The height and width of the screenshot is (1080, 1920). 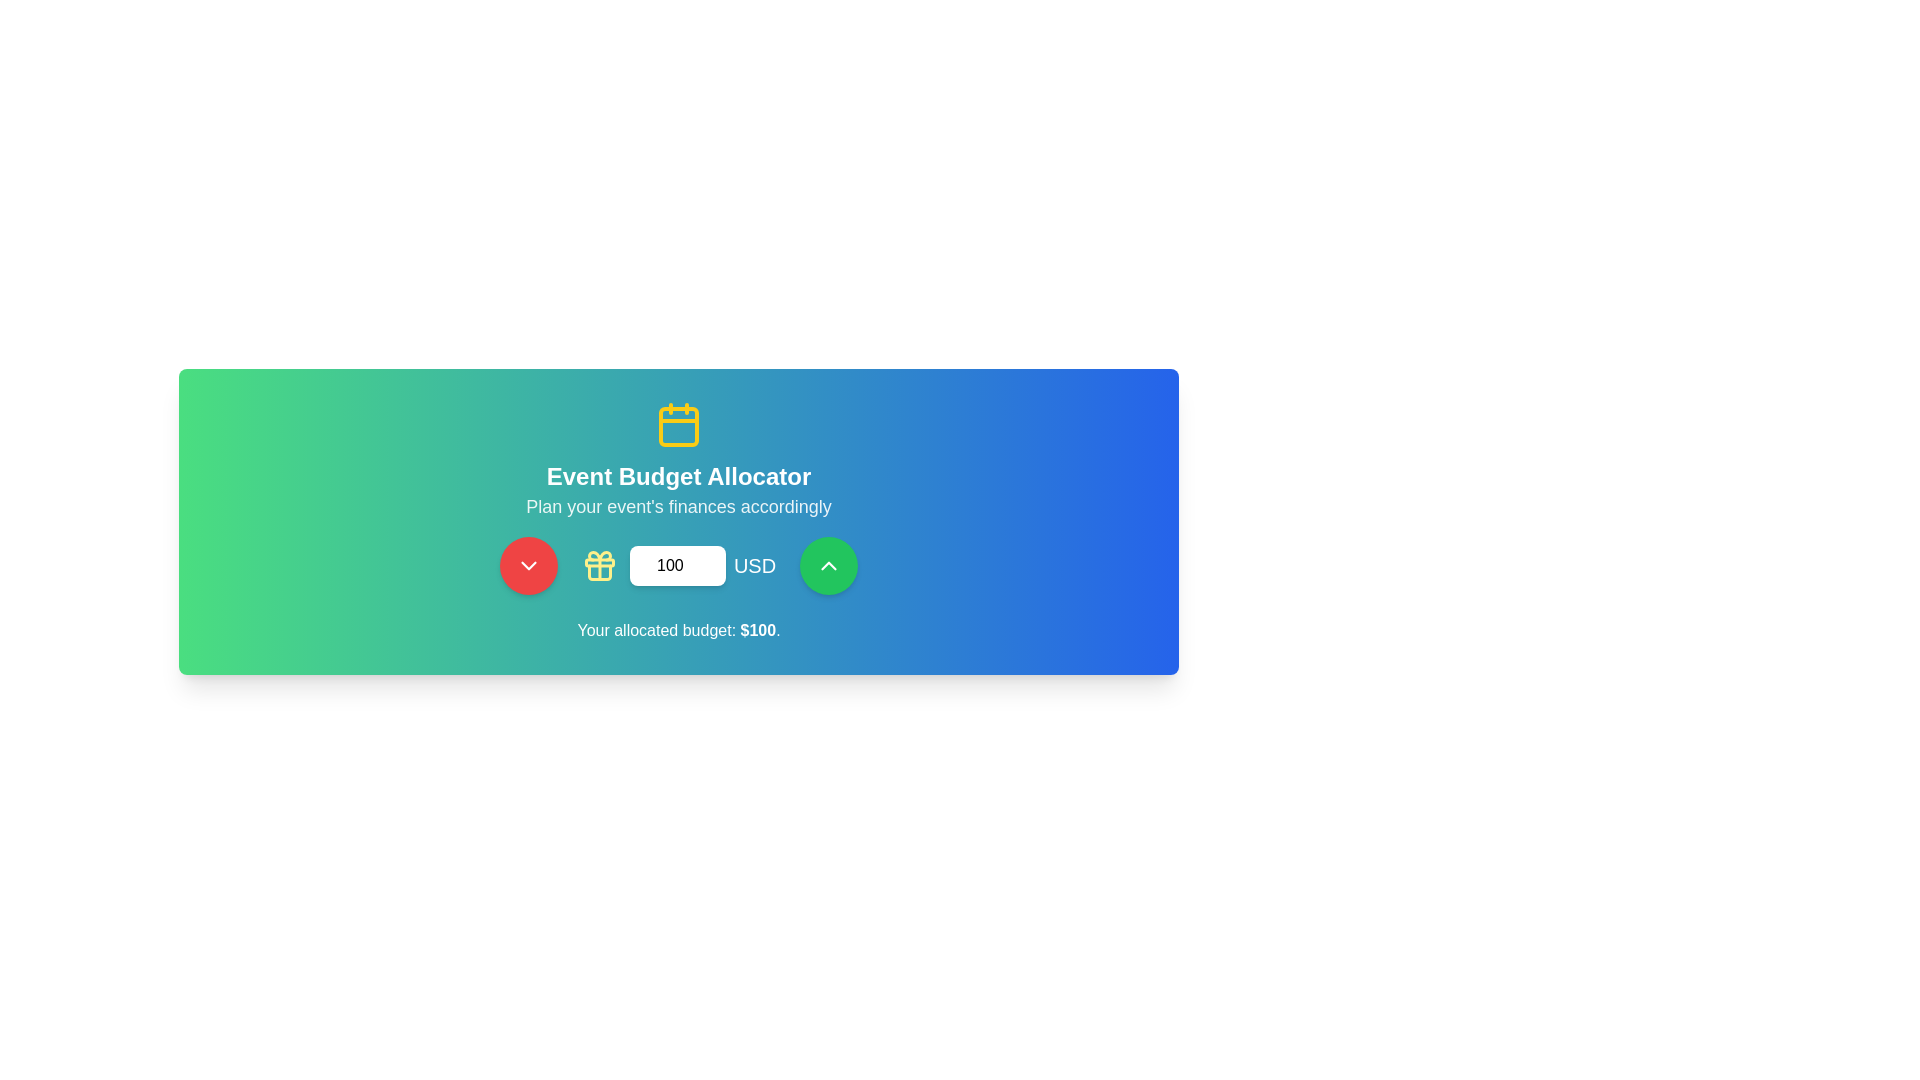 What do you see at coordinates (528, 566) in the screenshot?
I see `the downward-facing chevron icon within the red circular button located below the title 'Event Budget Allocator'` at bounding box center [528, 566].